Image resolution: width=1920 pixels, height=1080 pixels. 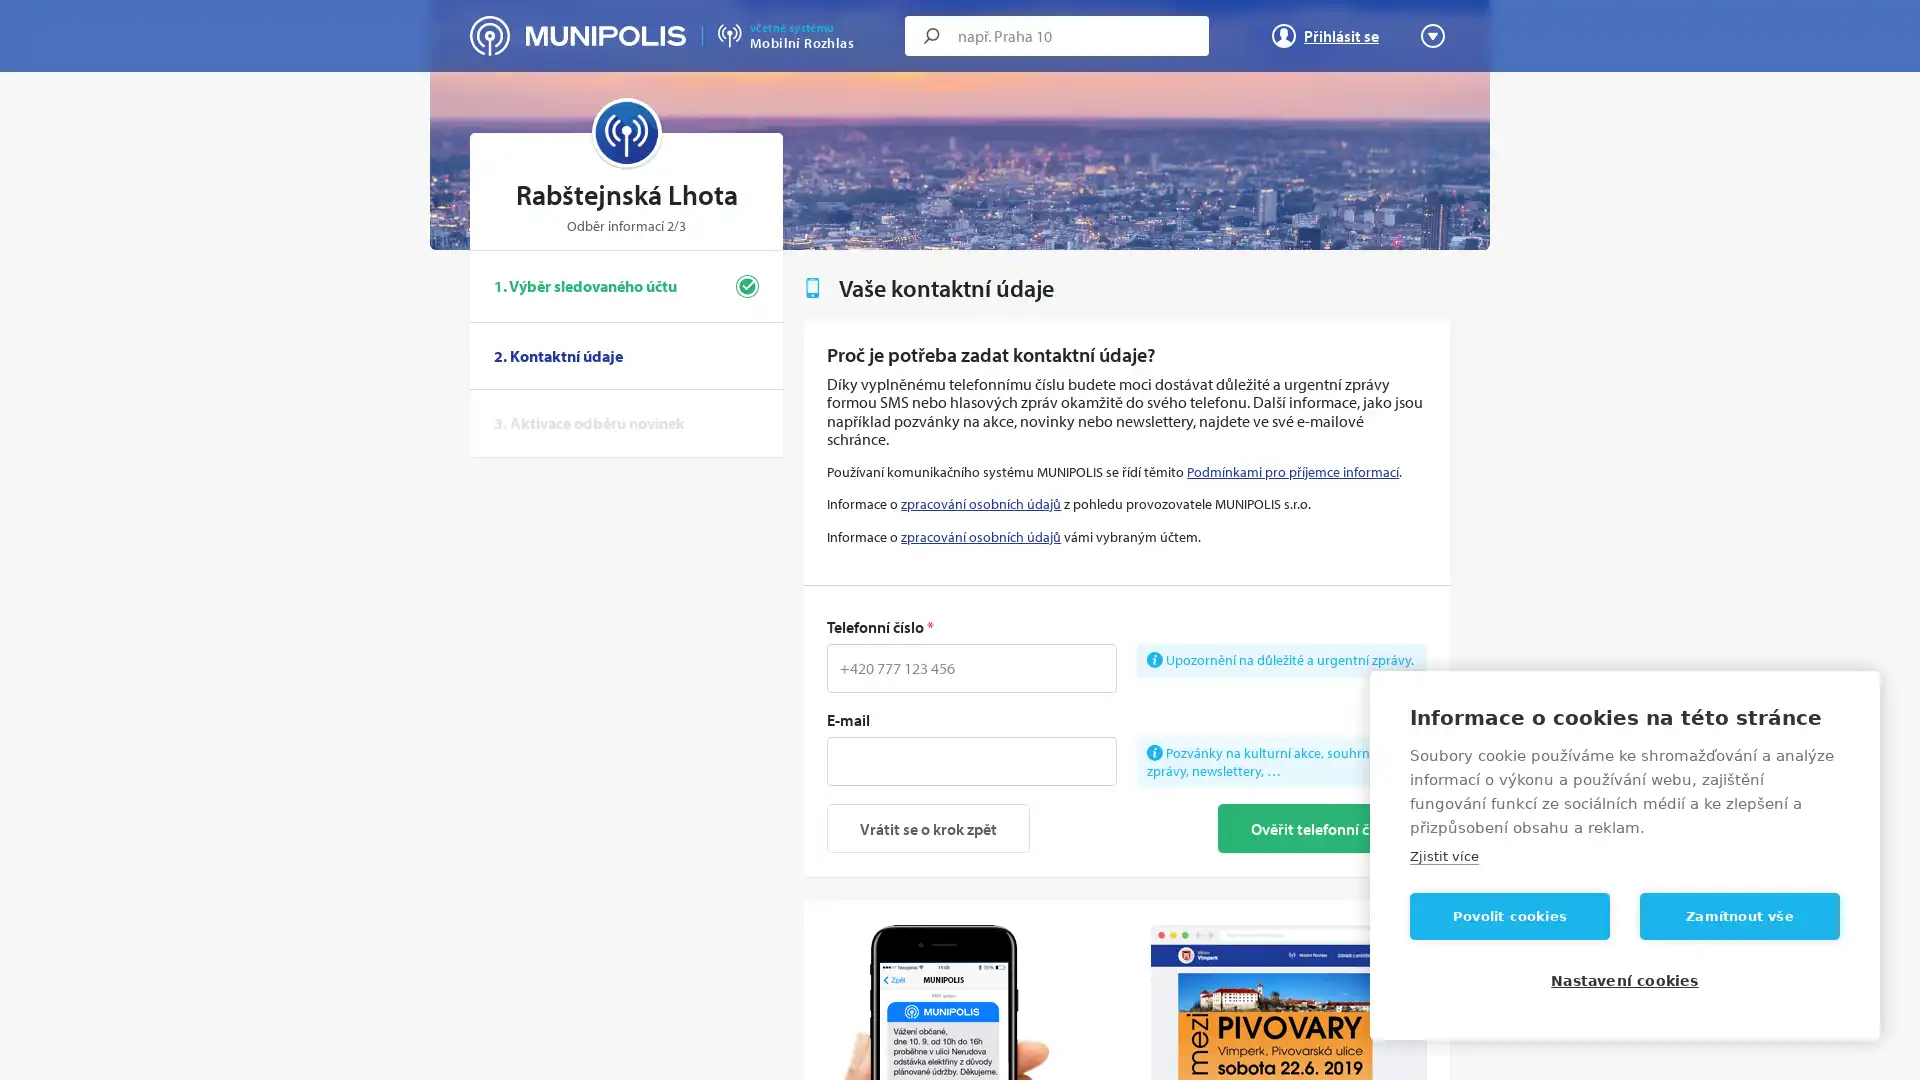 I want to click on Zamitnout vse, so click(x=1738, y=916).